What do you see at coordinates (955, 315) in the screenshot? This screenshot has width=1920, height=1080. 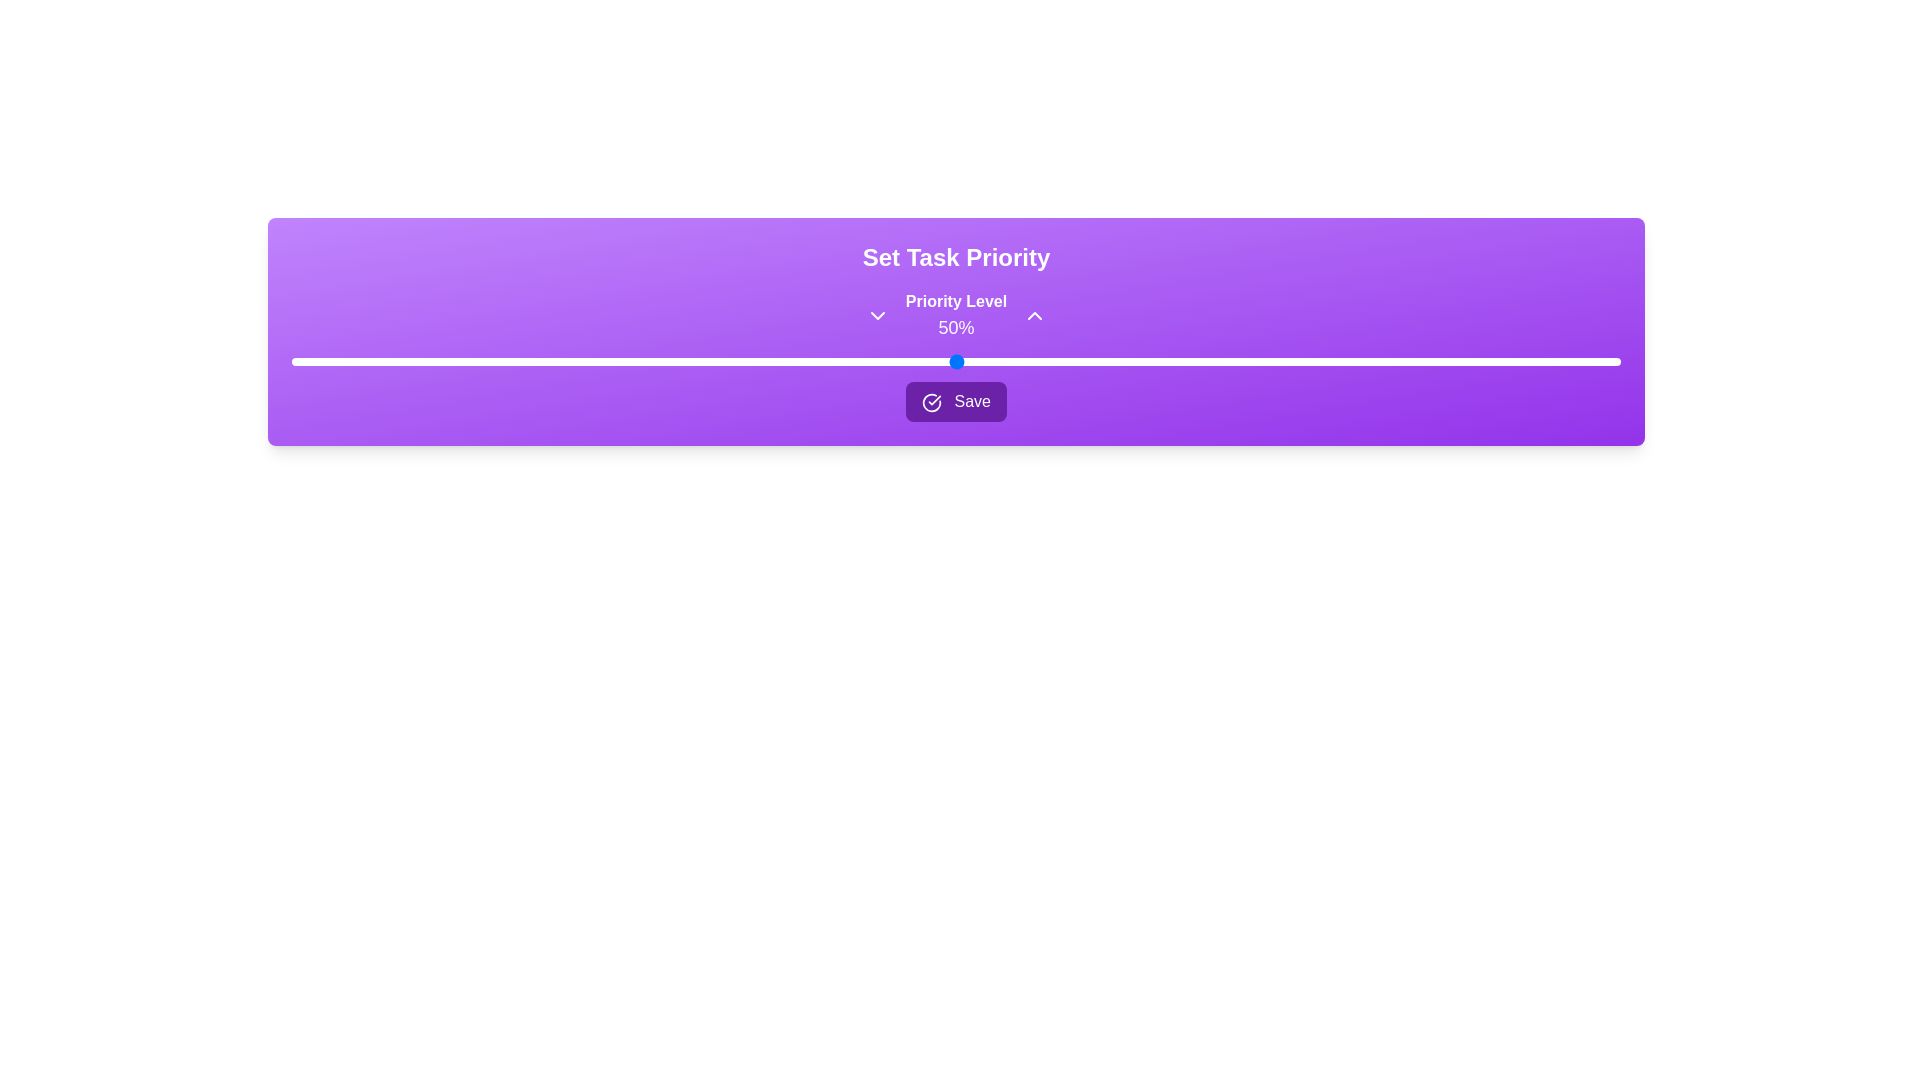 I see `the percentage value in the Dropdown menu for adjusting task priority, located centrally within the purple gradient panel under 'Set Task Priority'` at bounding box center [955, 315].